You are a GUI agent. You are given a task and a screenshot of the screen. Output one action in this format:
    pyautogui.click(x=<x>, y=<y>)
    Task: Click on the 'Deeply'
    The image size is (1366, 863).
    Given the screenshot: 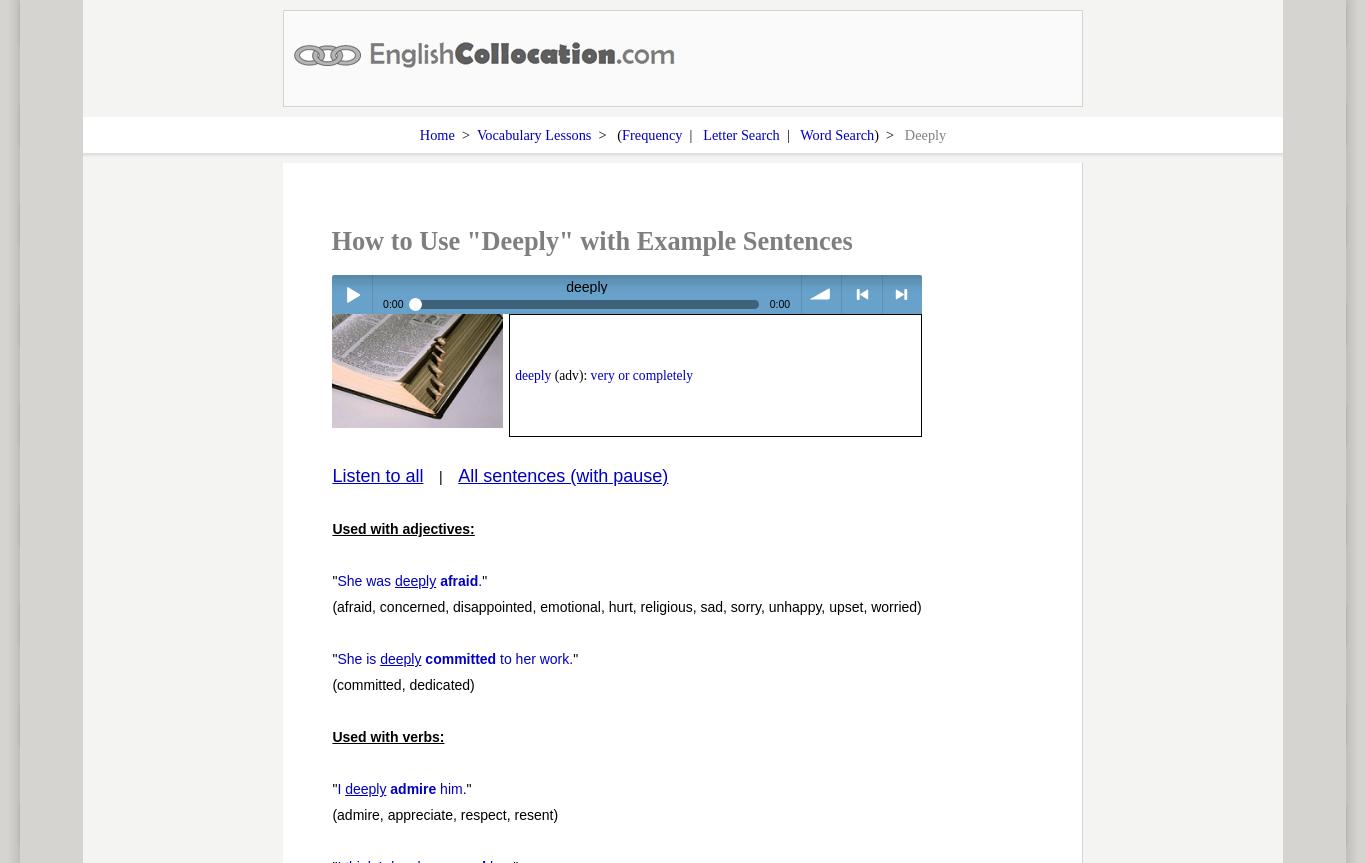 What is the action you would take?
    pyautogui.click(x=925, y=133)
    